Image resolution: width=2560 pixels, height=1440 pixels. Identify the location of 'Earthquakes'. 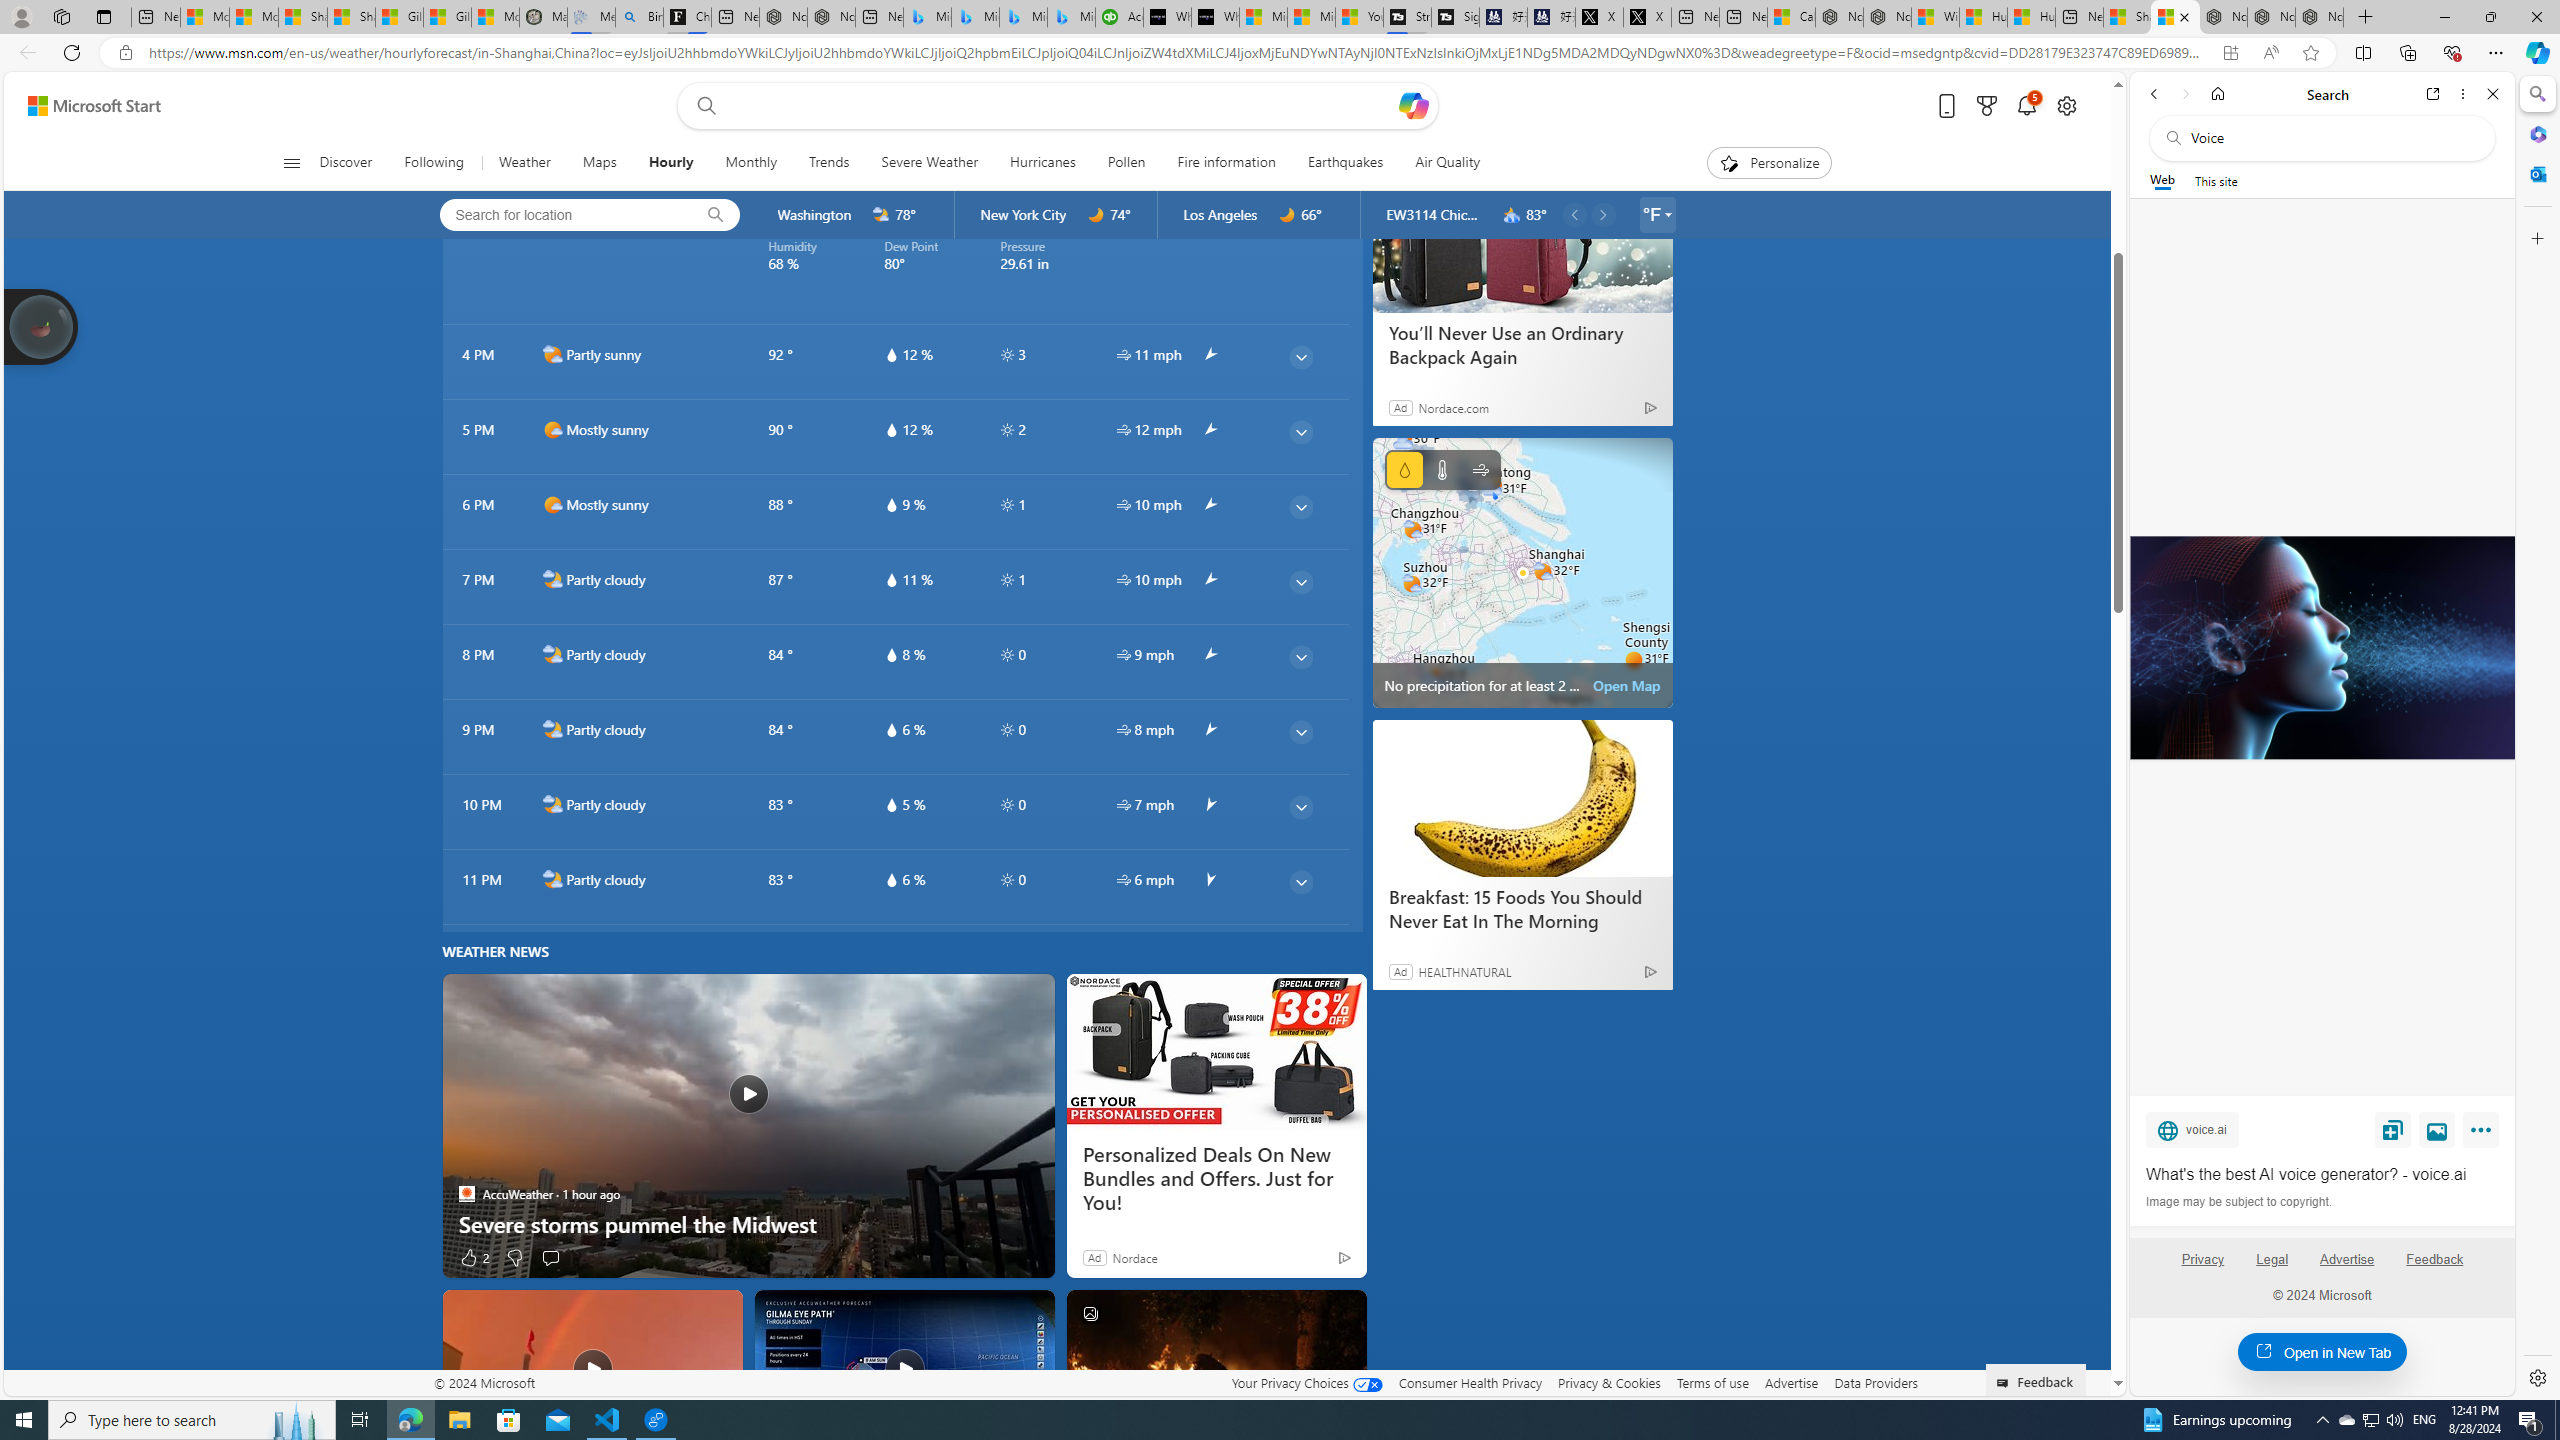
(1345, 162).